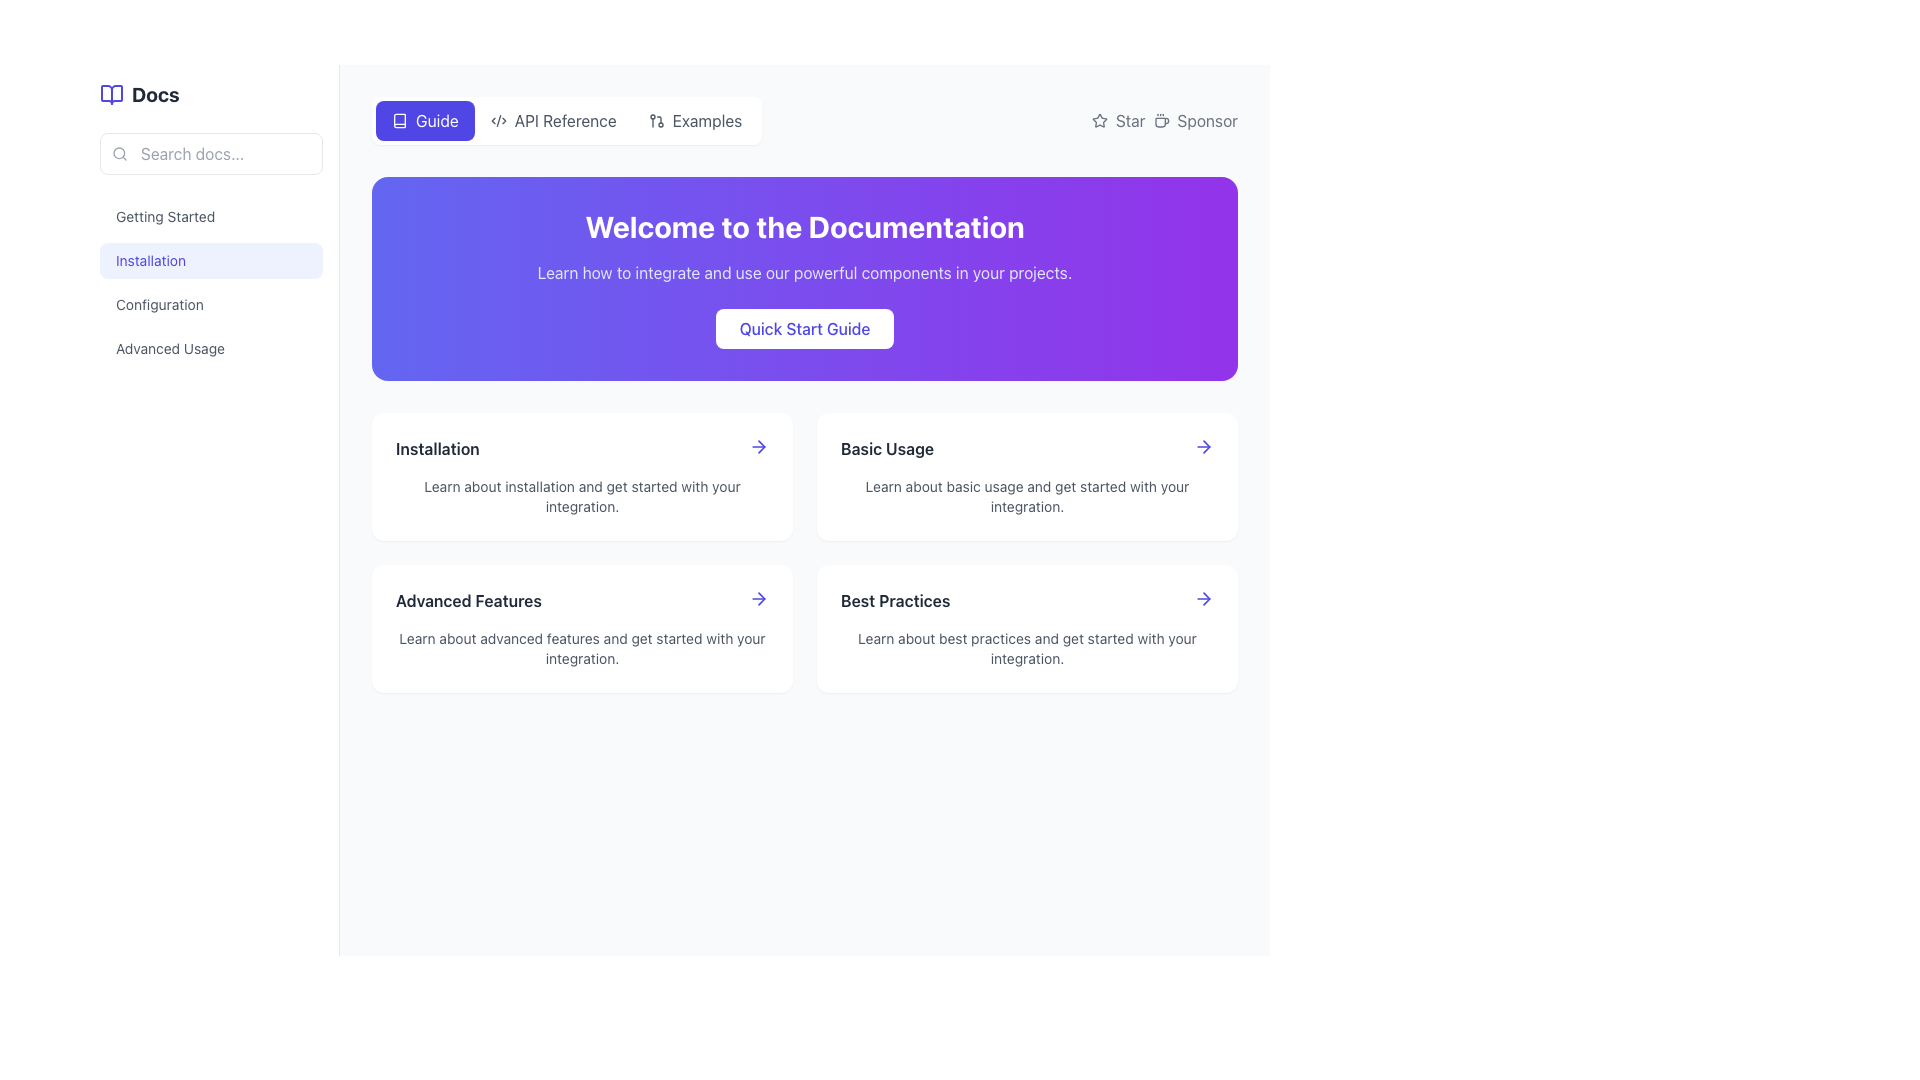 The width and height of the screenshot is (1920, 1080). What do you see at coordinates (1203, 446) in the screenshot?
I see `the rightward arrow icon, which is indigo blue and located to the far right of the 'Basic Usage' text` at bounding box center [1203, 446].